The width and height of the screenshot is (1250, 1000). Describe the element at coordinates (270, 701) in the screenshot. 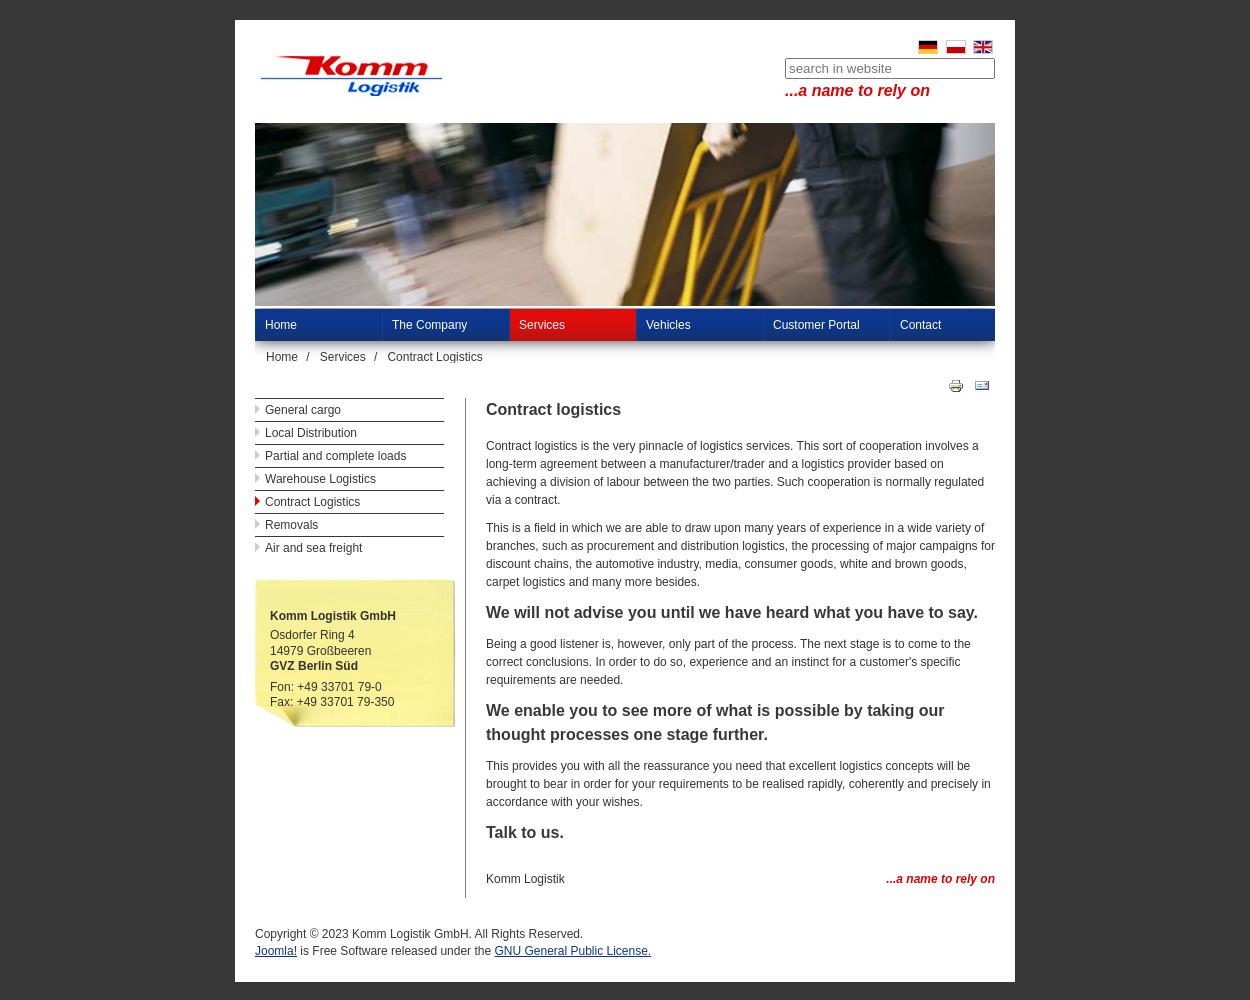

I see `'Fax: +49 33701 79-350'` at that location.